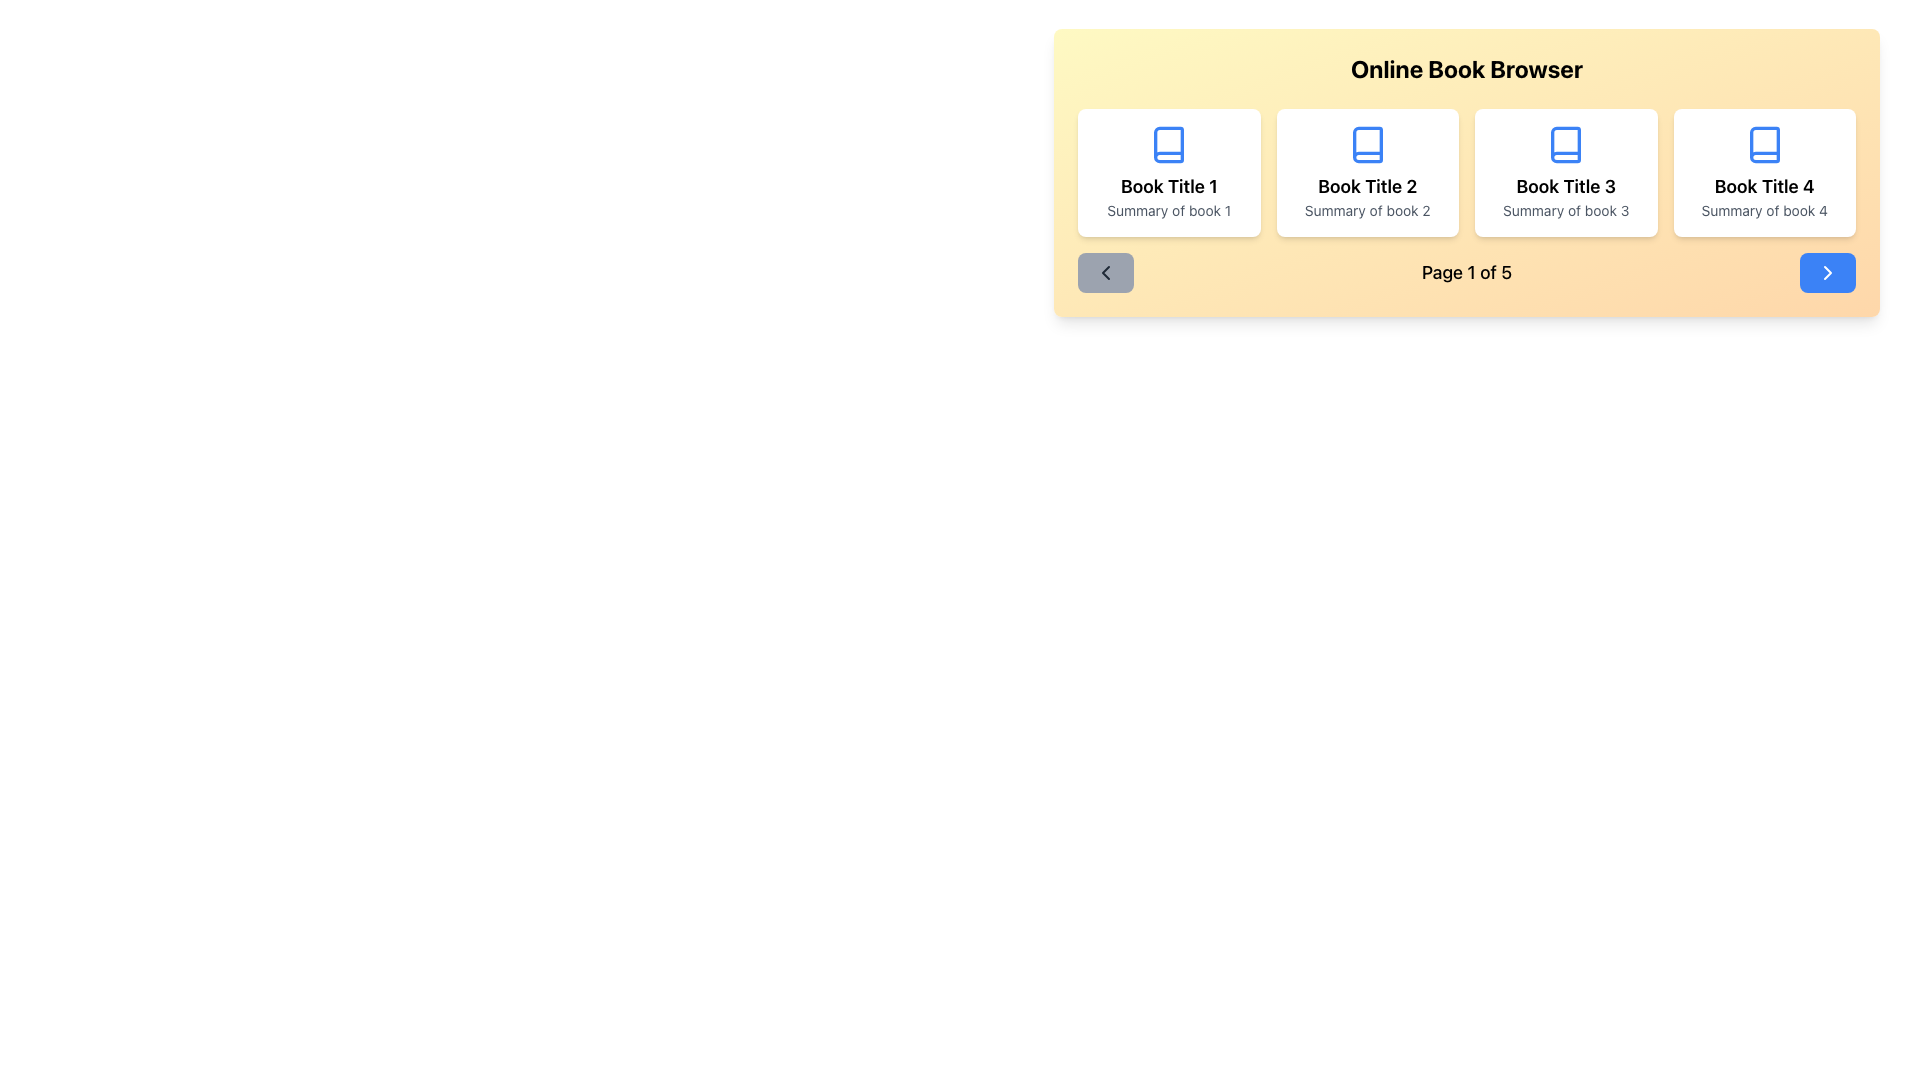 The image size is (1920, 1080). What do you see at coordinates (1764, 186) in the screenshot?
I see `the text label that denotes the title of a specific book located at the center of the fourth card in the Online Book Browser interface` at bounding box center [1764, 186].